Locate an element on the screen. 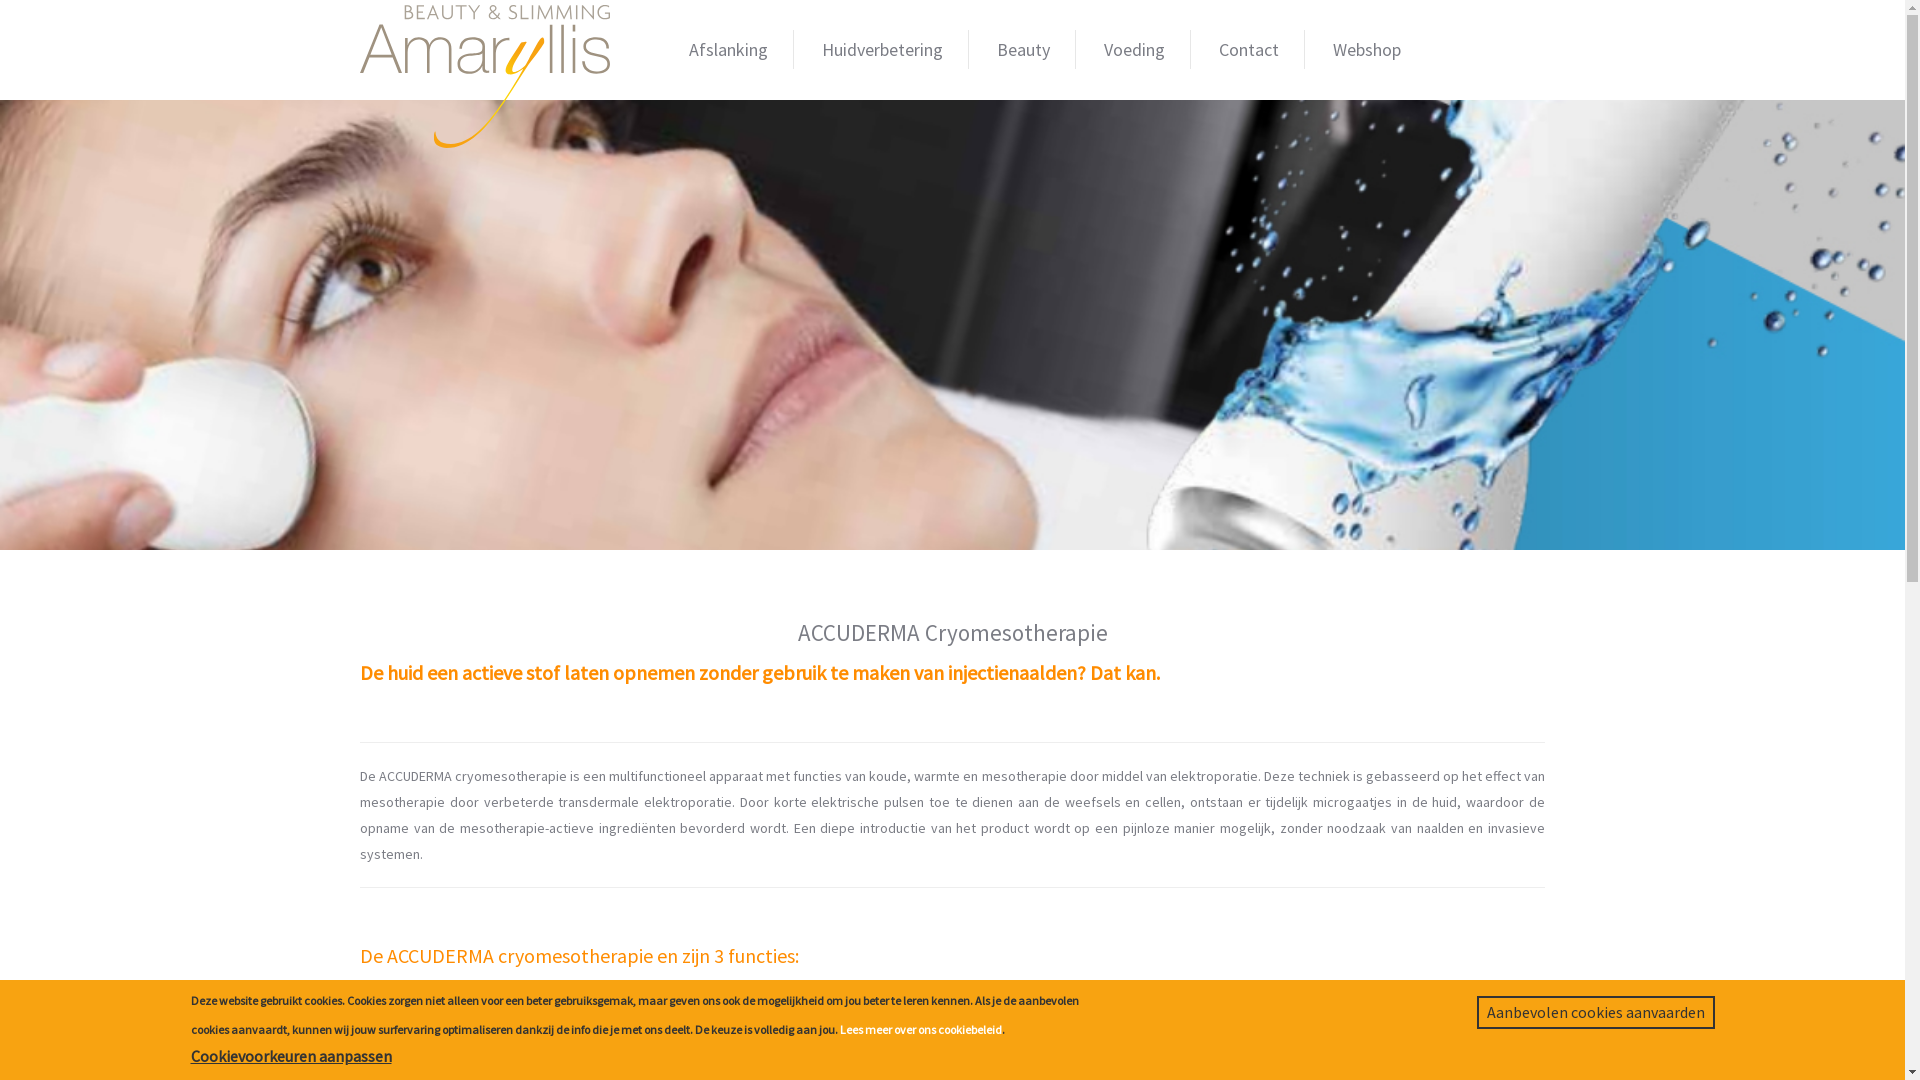 The image size is (1920, 1080). 'Lees meer over ons cookiebeleid' is located at coordinates (840, 1029).